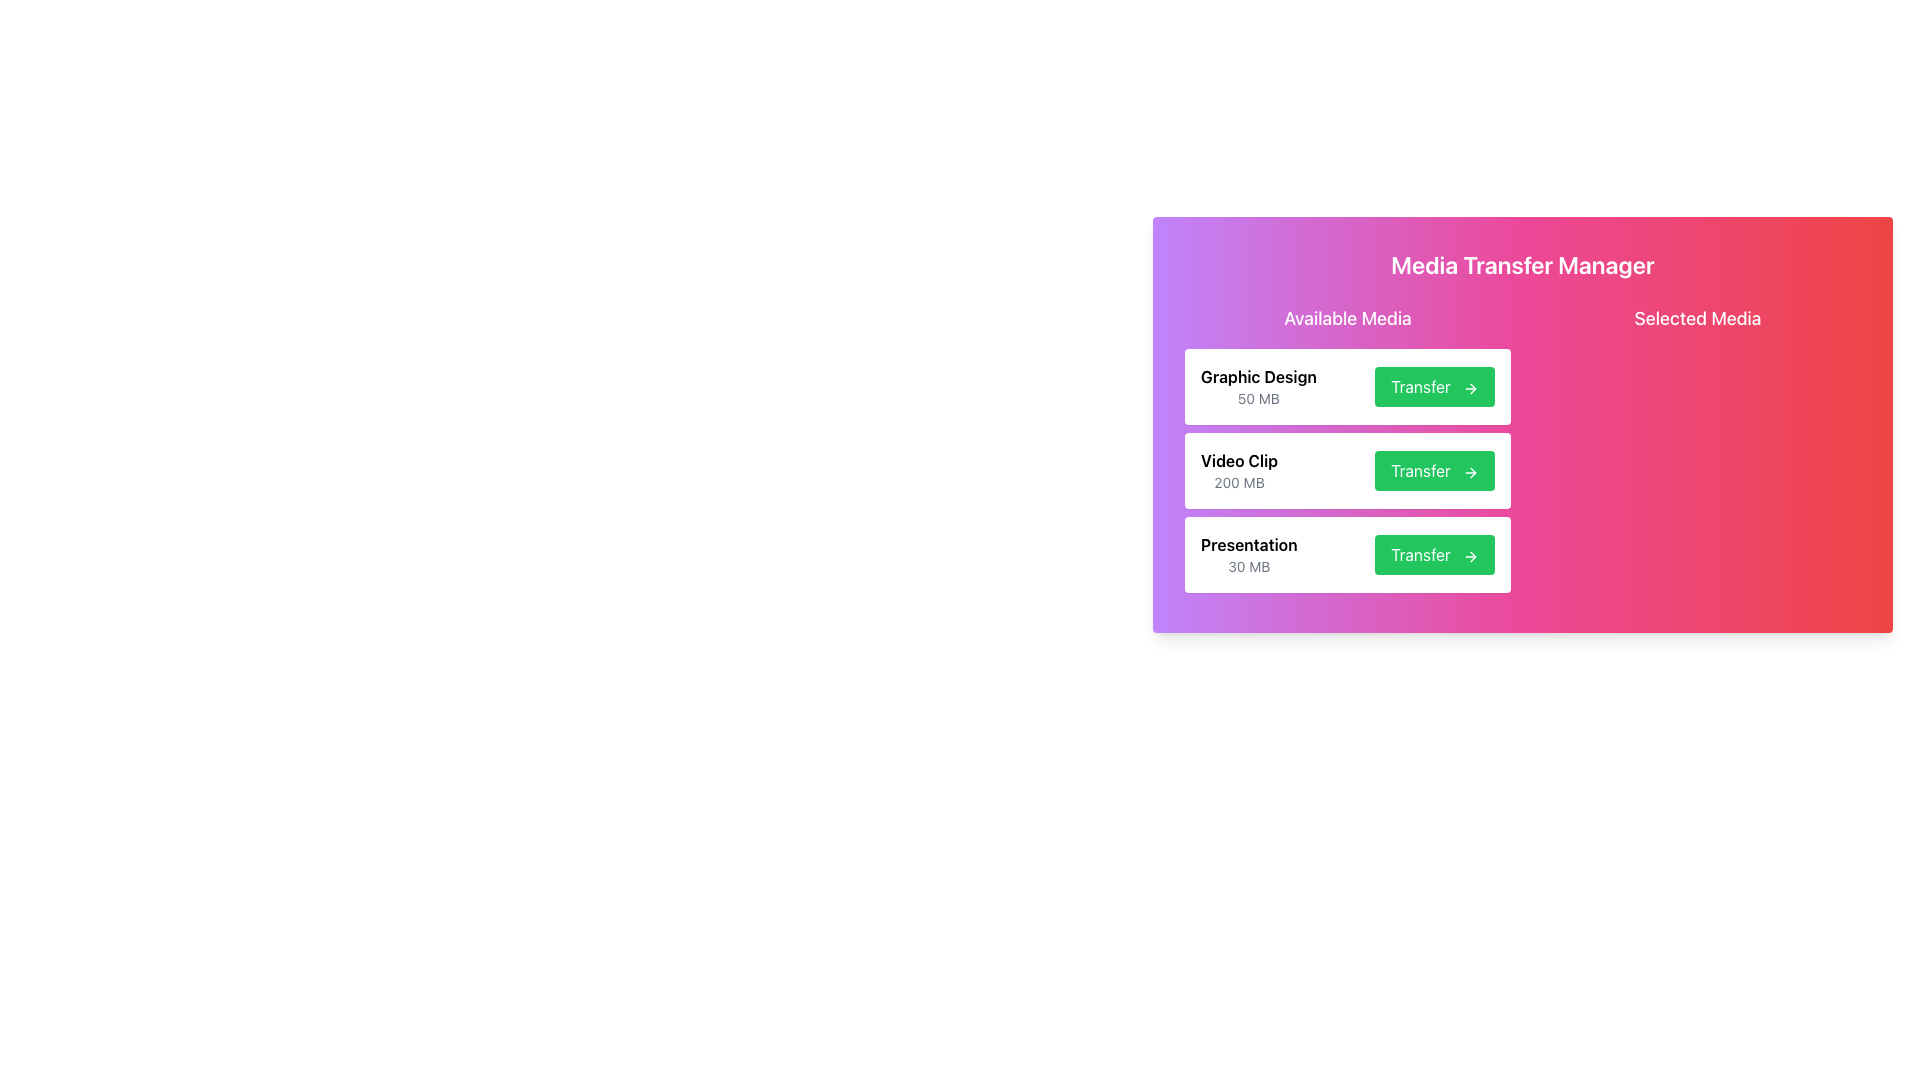  Describe the element at coordinates (1257, 386) in the screenshot. I see `the text label displaying 'Graphic Design' and its size '50 MB' in the 'Available Media' section of the 'Media Transfer Manager' interface` at that location.